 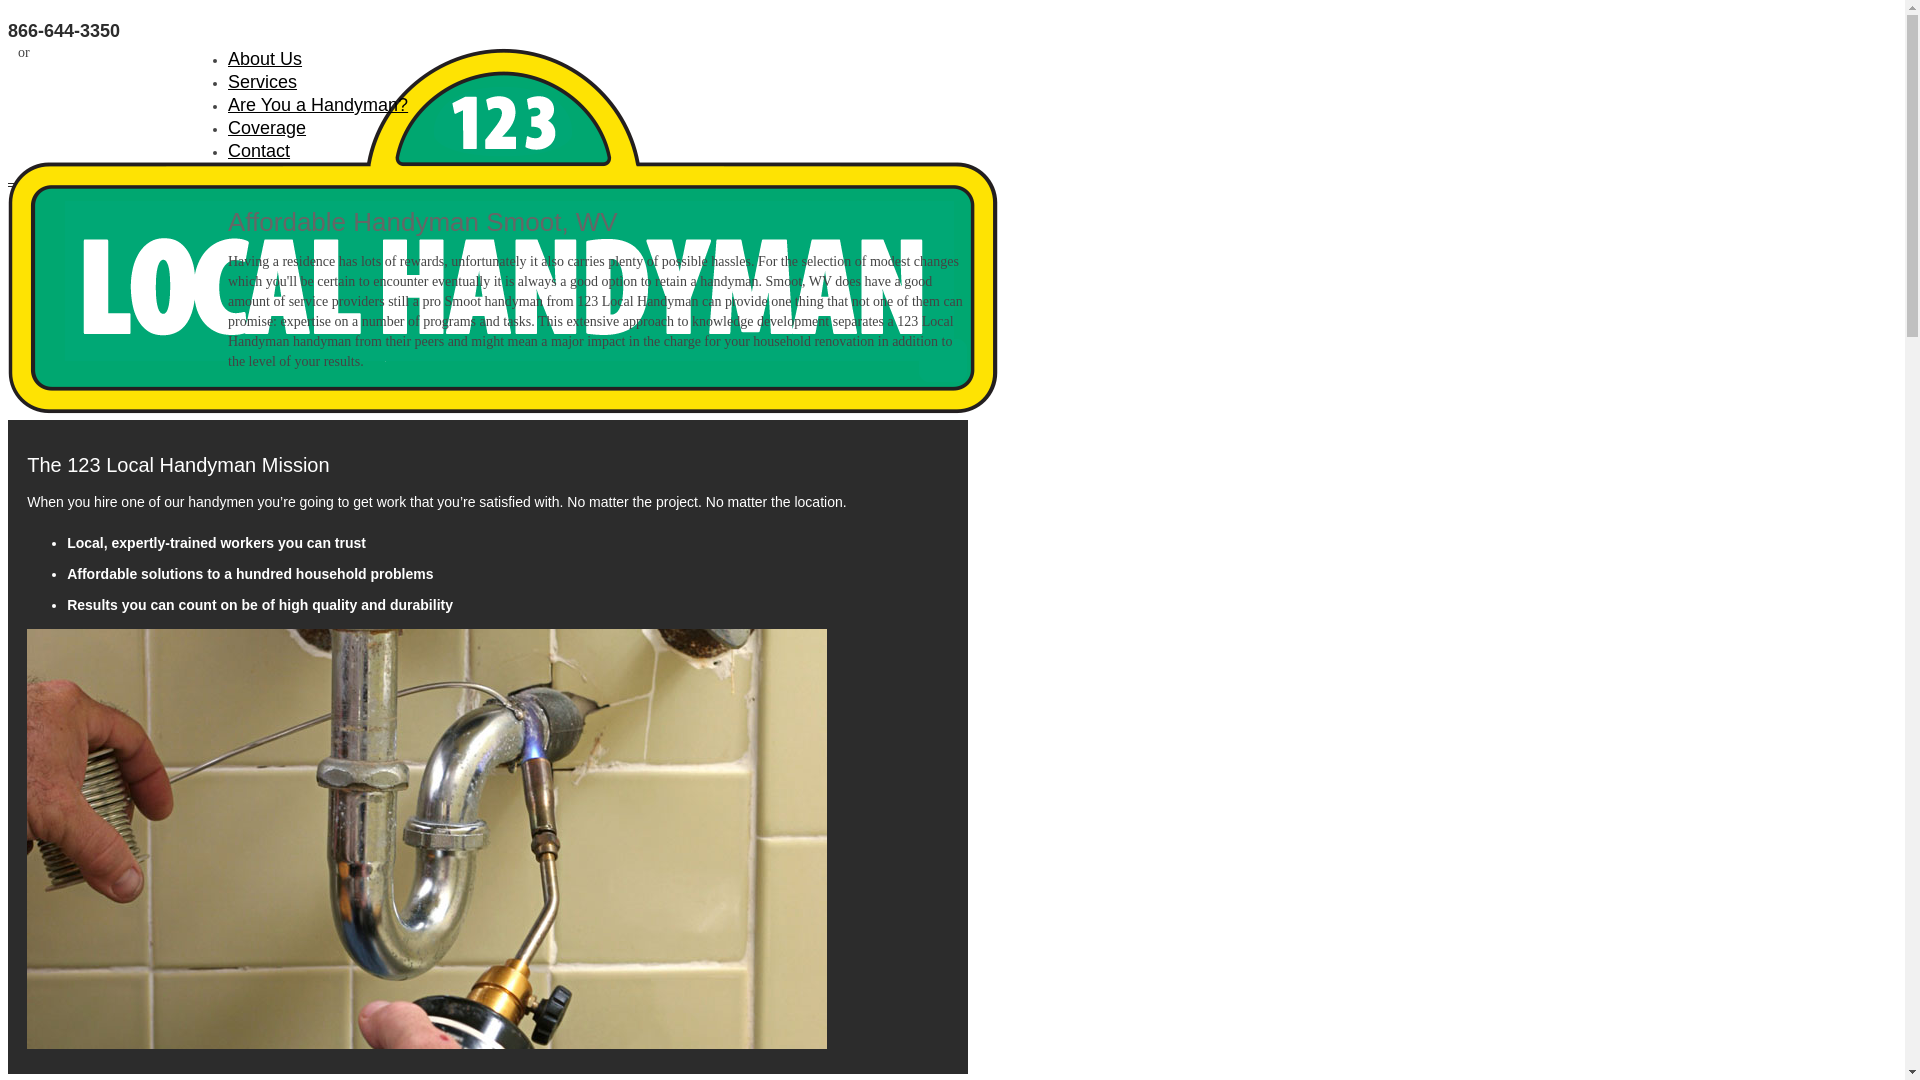 I want to click on 'Request a Free Quote', so click(x=130, y=50).